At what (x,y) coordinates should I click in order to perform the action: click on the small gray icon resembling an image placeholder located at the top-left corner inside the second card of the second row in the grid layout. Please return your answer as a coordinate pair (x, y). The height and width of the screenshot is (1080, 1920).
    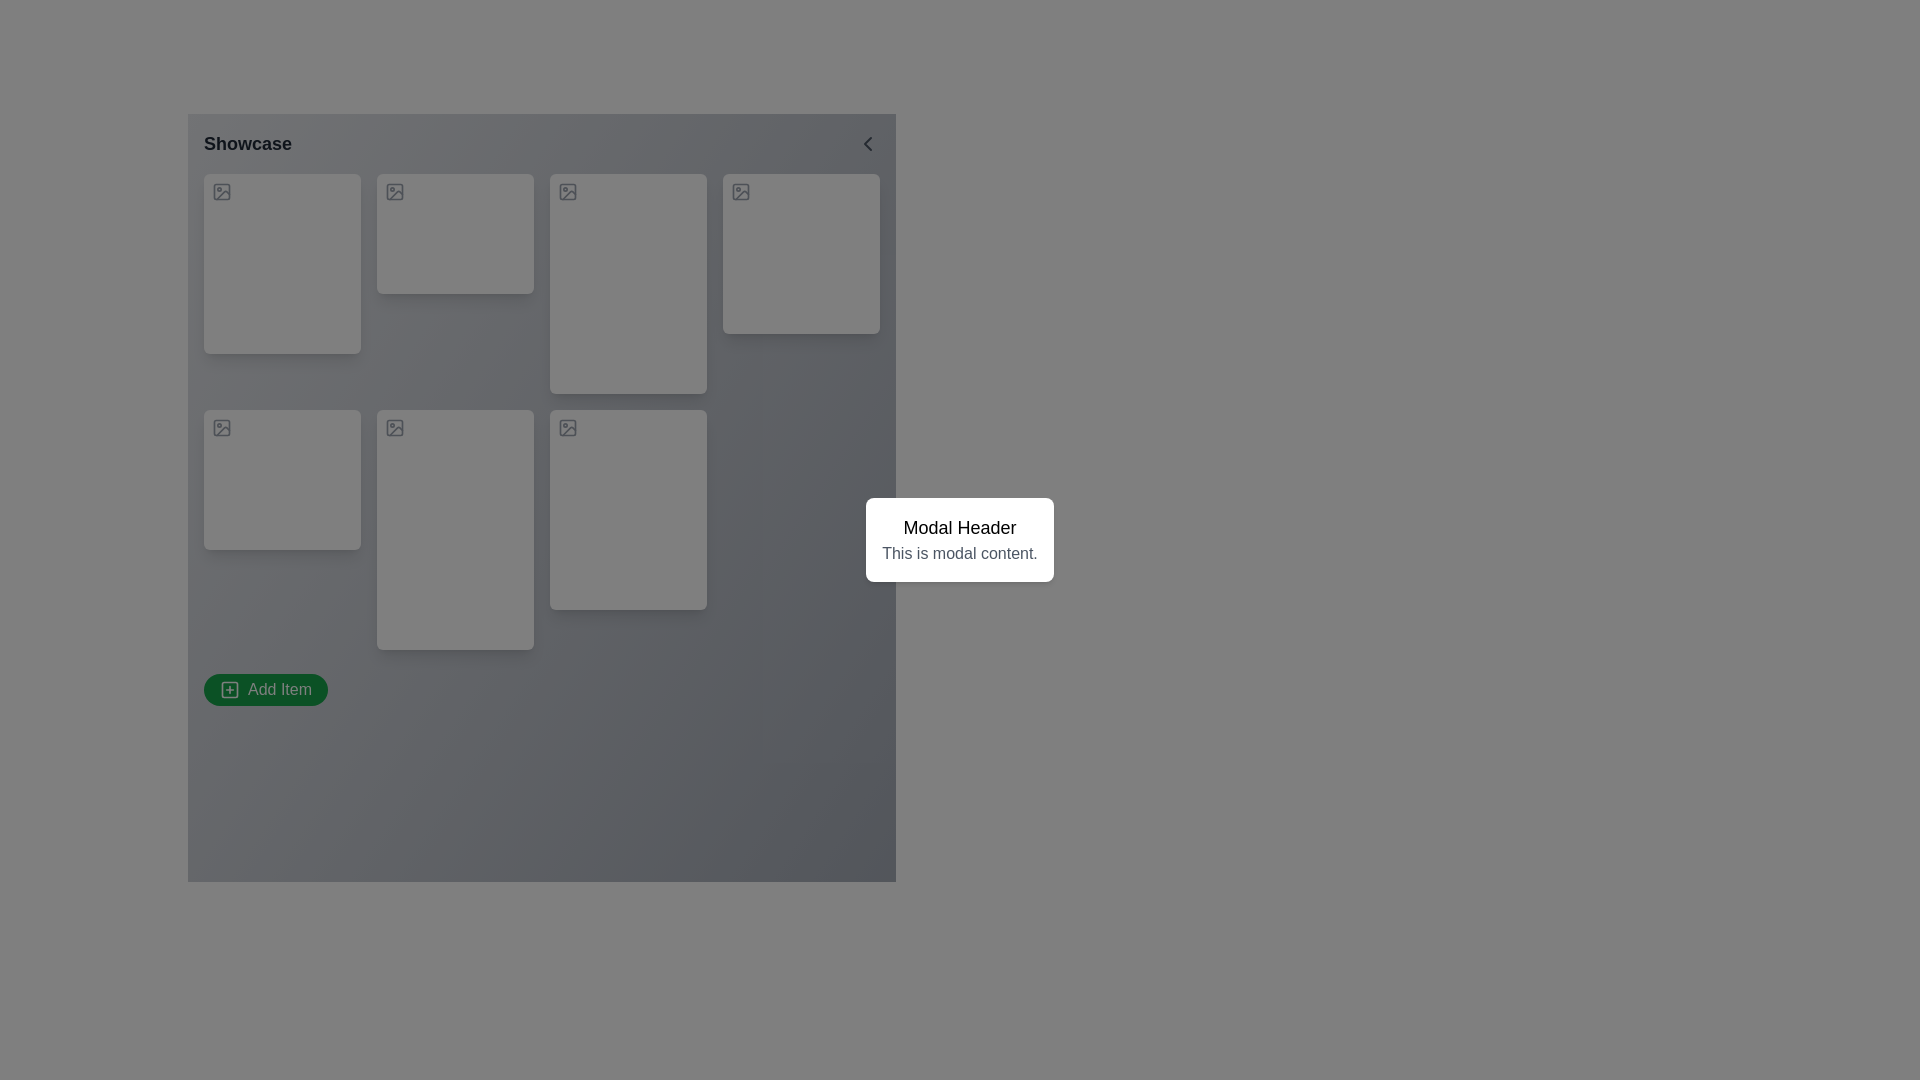
    Looking at the image, I should click on (221, 427).